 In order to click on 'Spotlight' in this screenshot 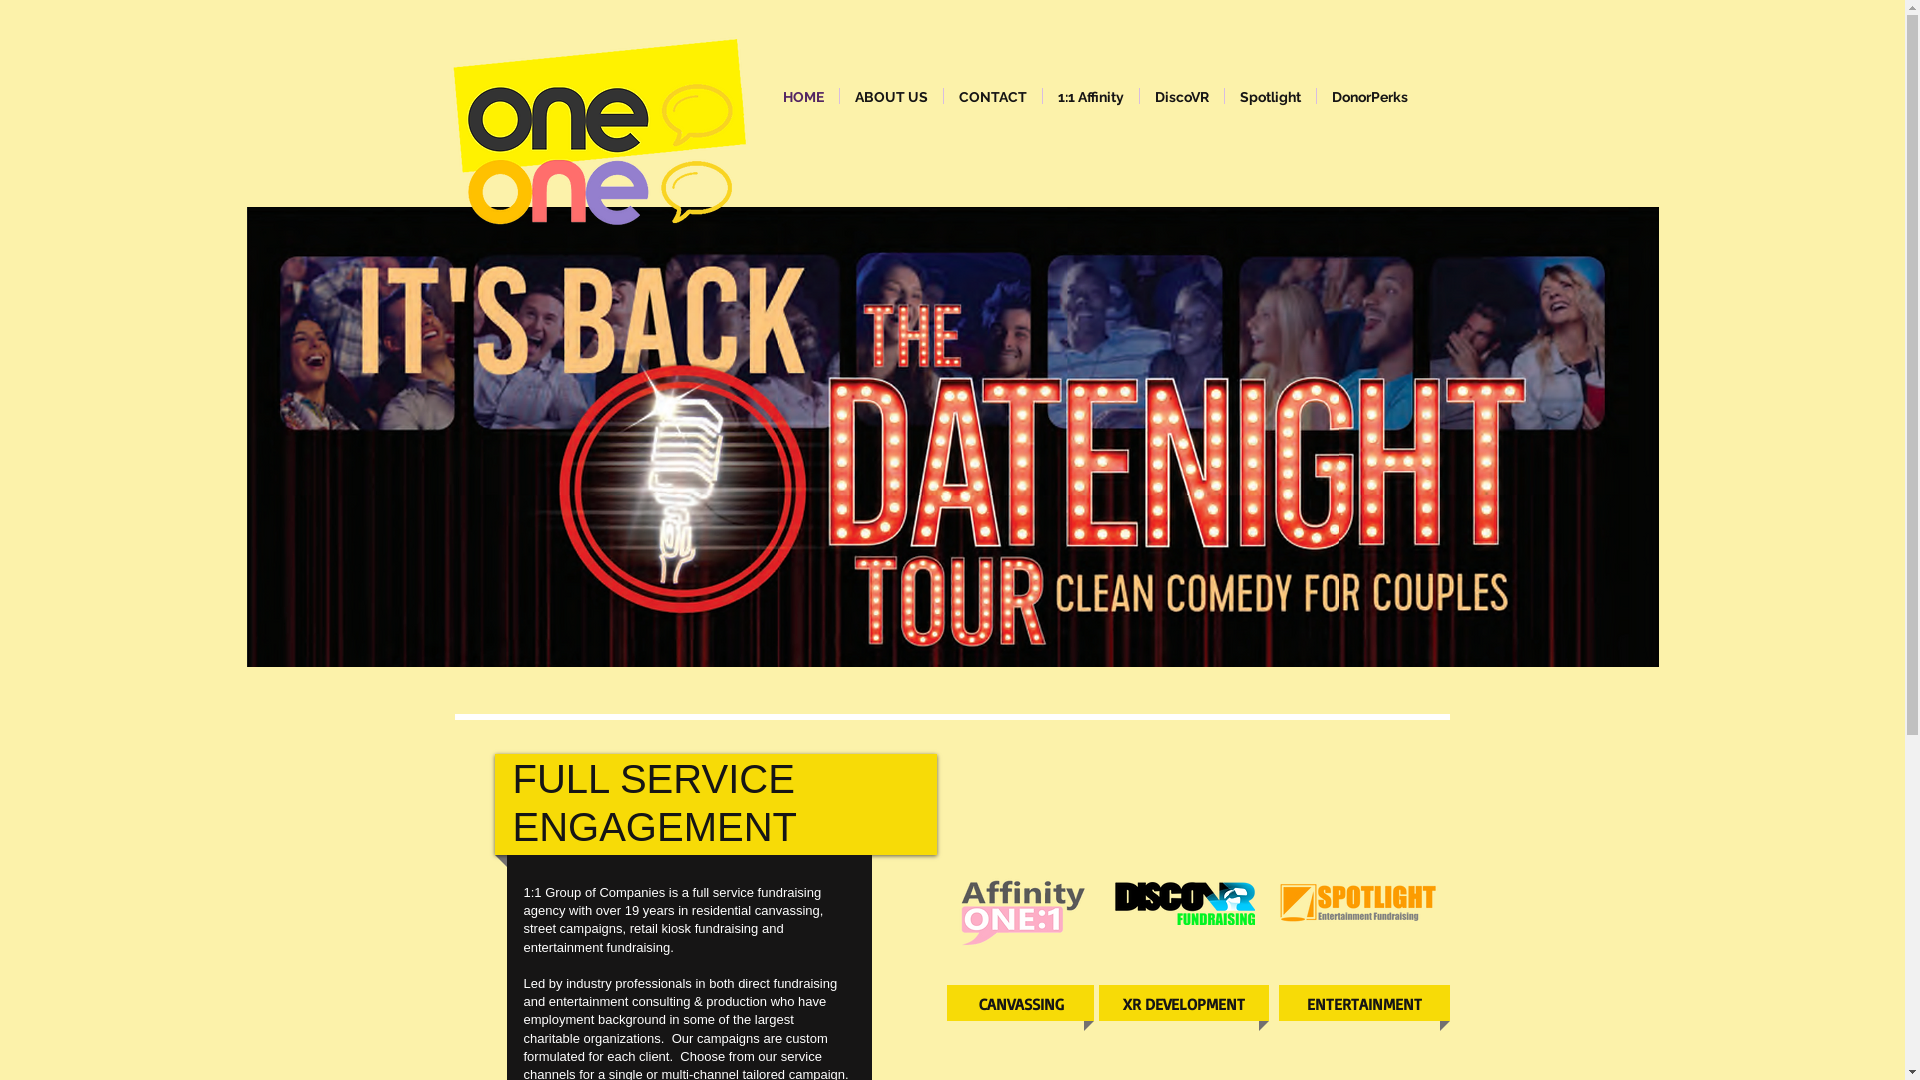, I will do `click(1268, 96)`.